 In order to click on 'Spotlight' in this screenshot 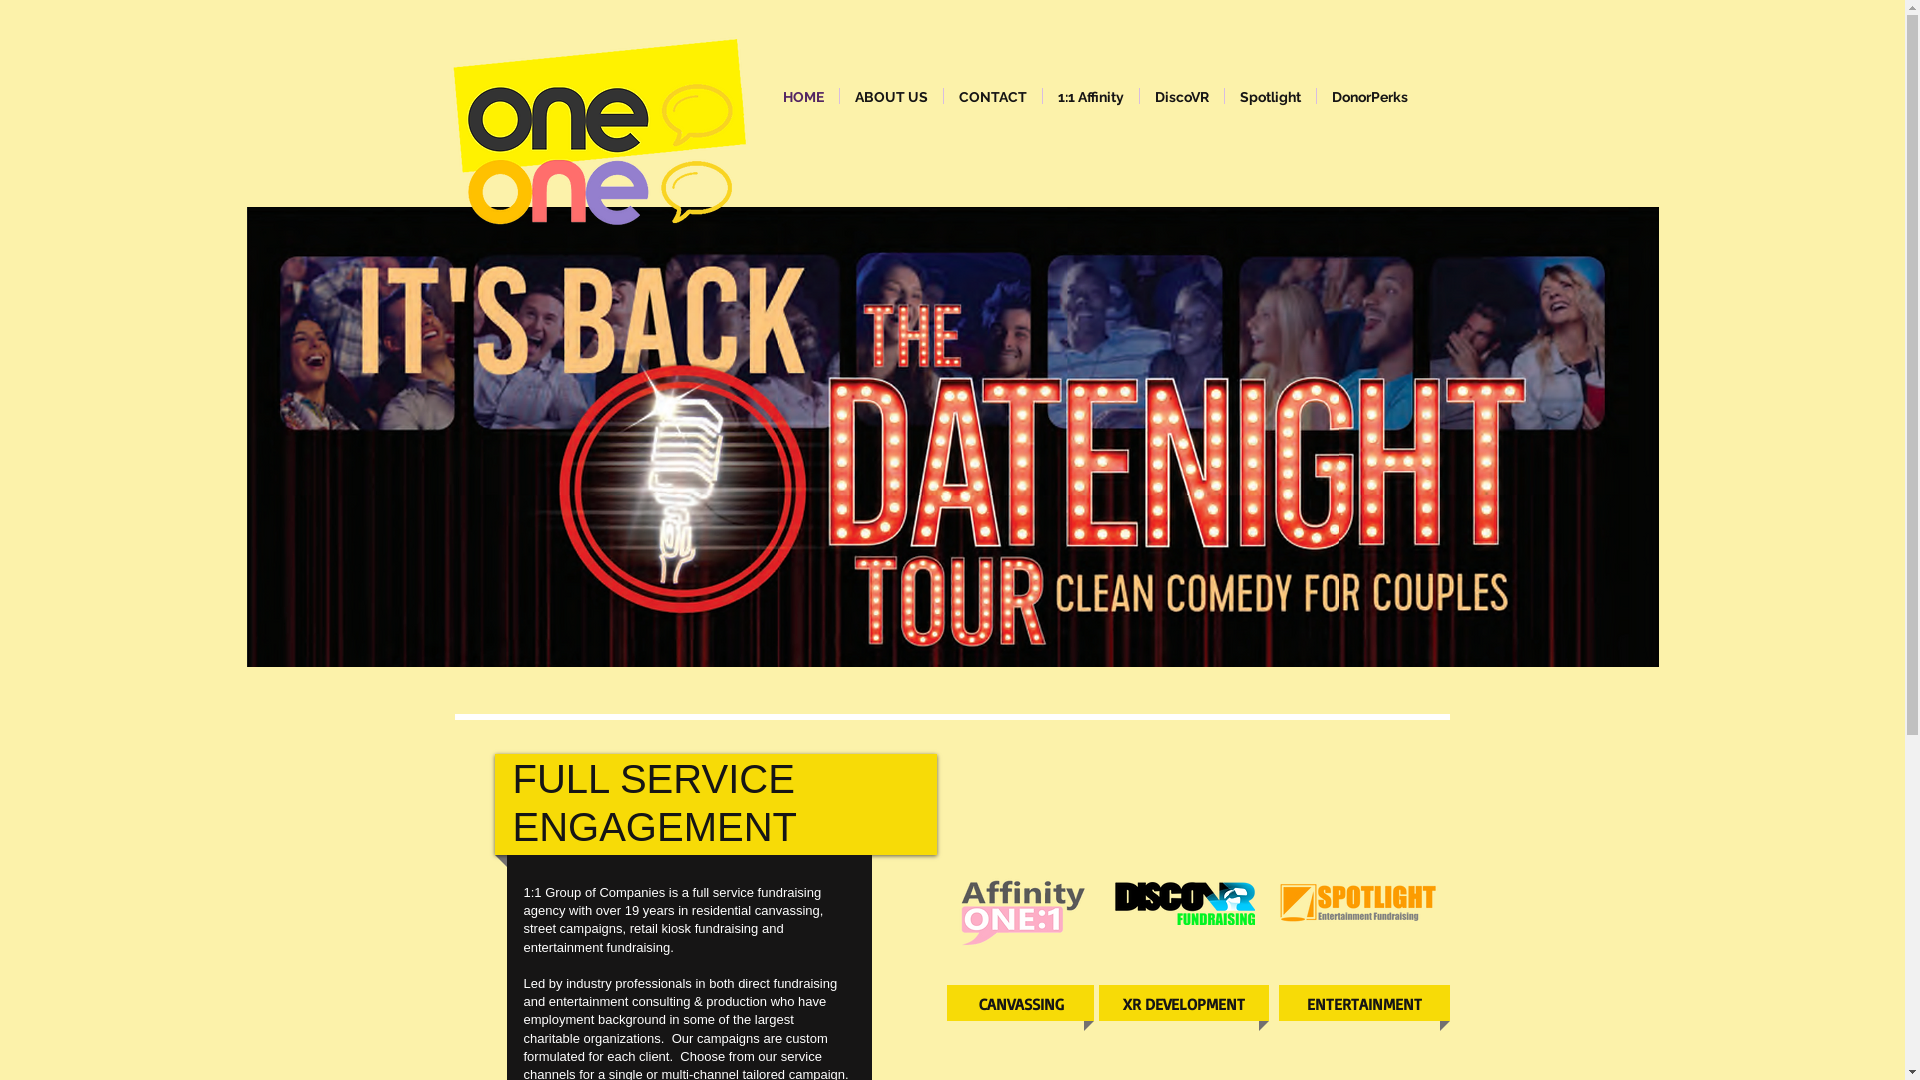, I will do `click(1268, 96)`.